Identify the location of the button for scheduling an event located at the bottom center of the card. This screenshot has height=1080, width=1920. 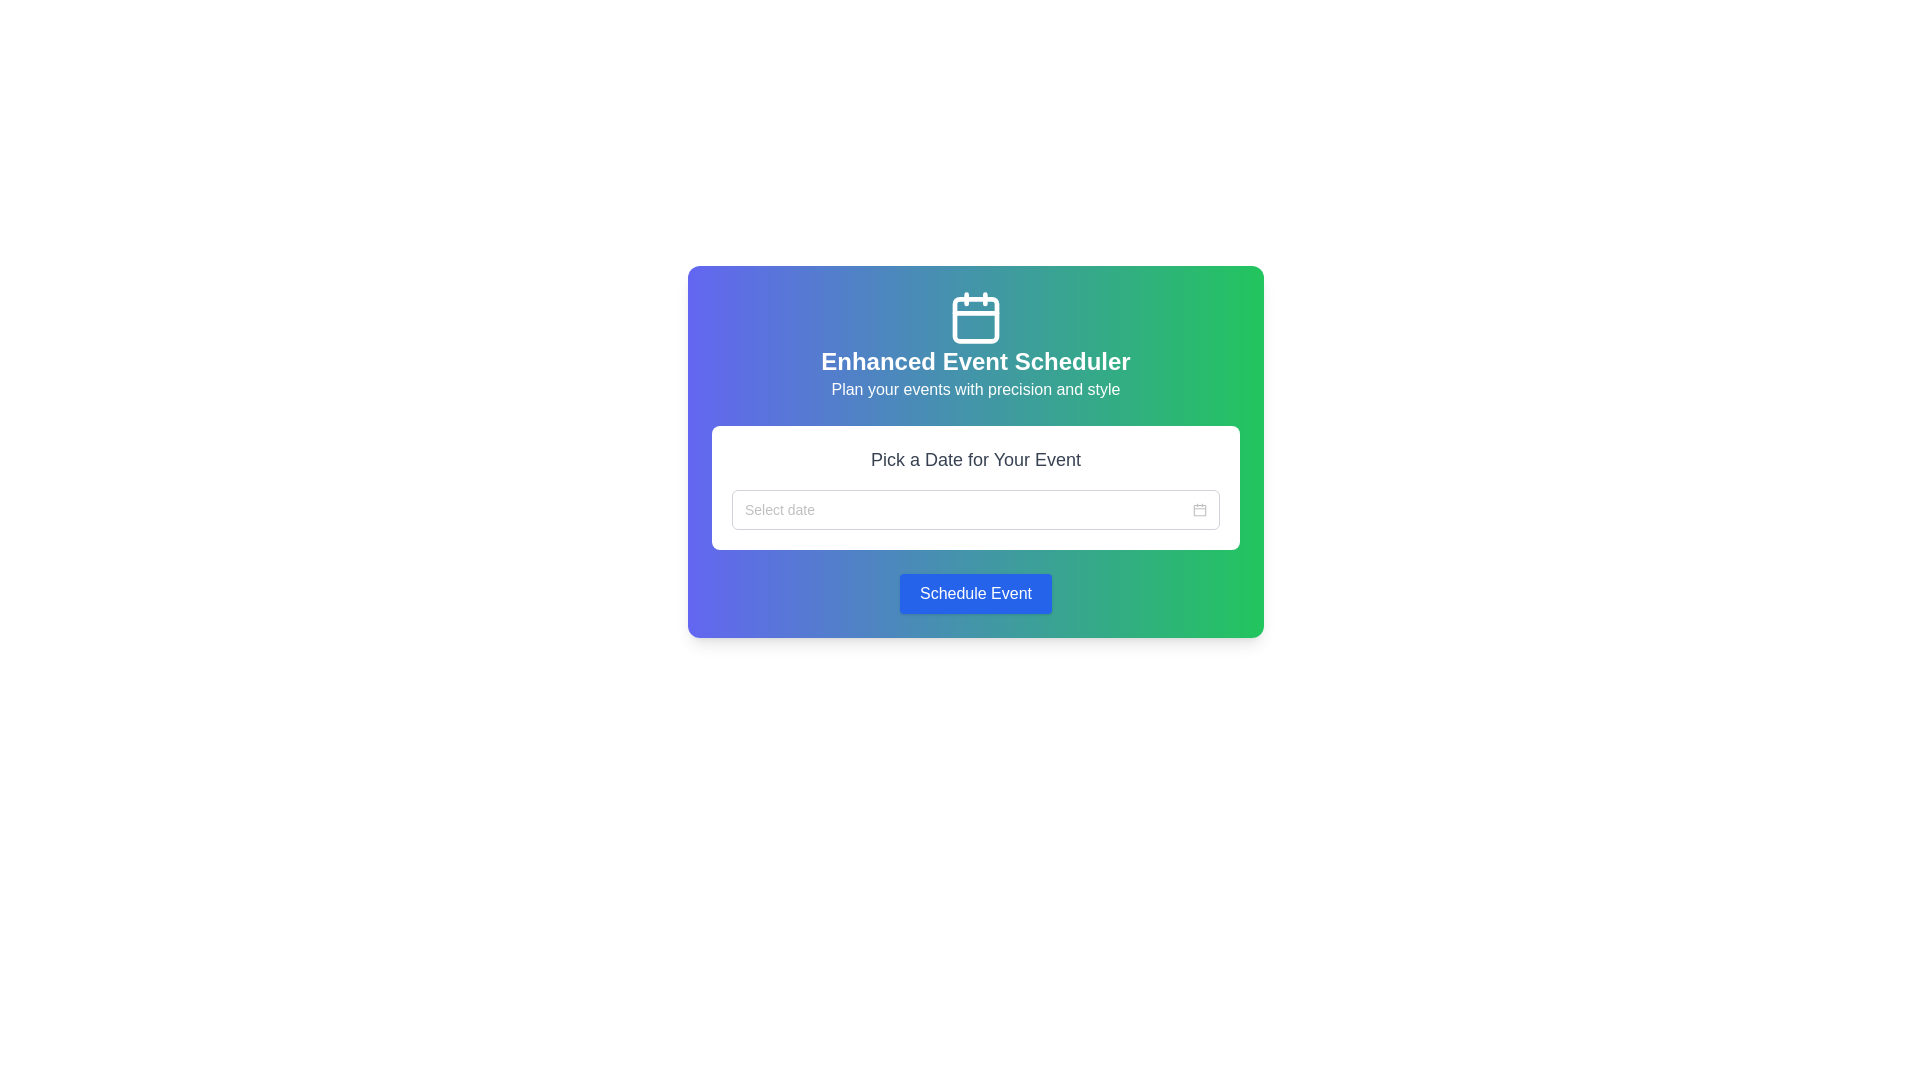
(975, 593).